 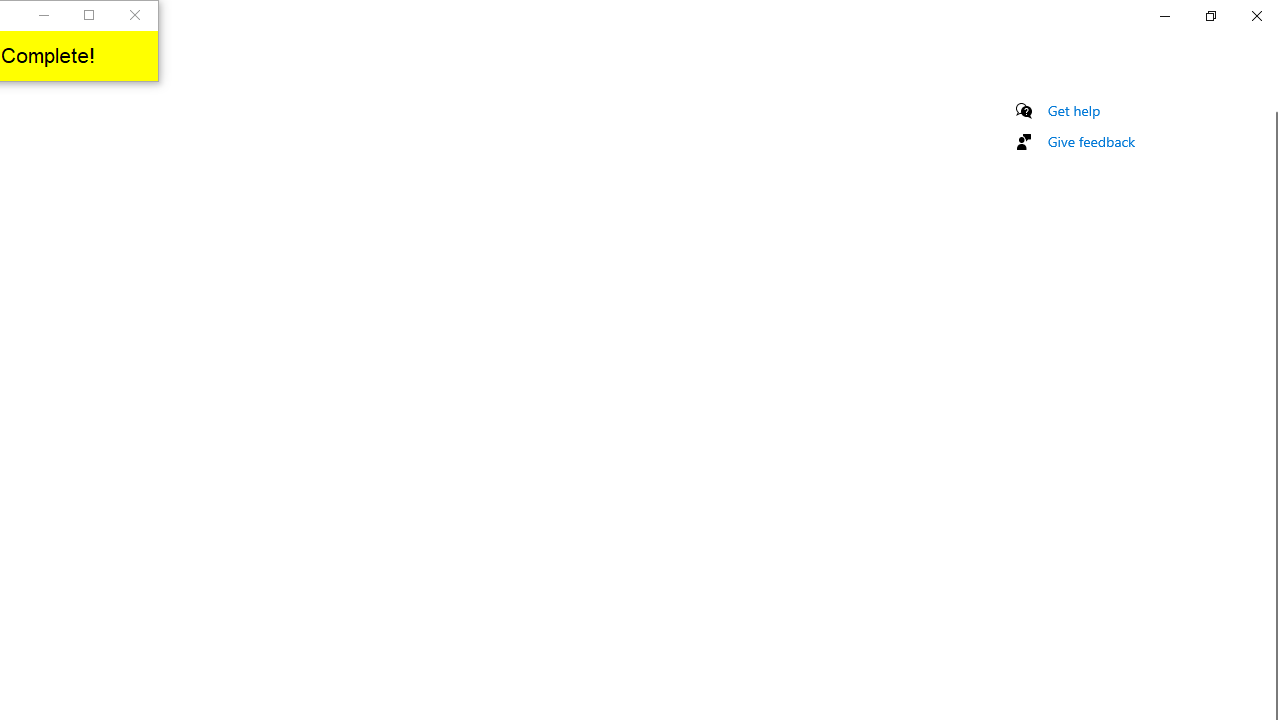 What do you see at coordinates (1255, 15) in the screenshot?
I see `'Close Settings'` at bounding box center [1255, 15].